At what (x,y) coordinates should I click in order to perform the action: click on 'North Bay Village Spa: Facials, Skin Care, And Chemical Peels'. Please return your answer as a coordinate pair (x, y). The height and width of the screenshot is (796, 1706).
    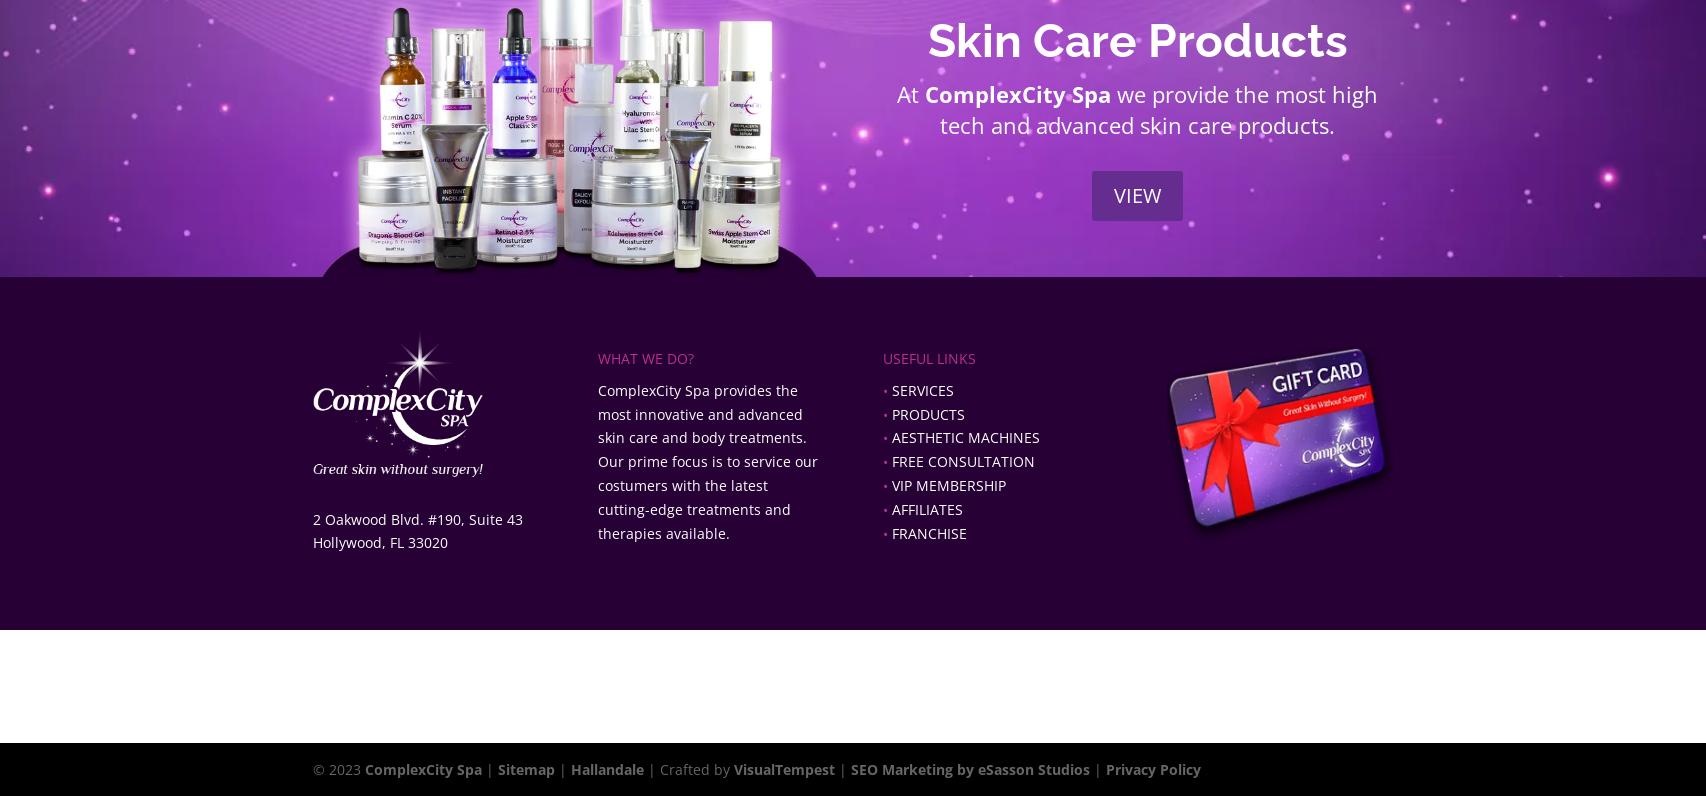
    Looking at the image, I should click on (749, 711).